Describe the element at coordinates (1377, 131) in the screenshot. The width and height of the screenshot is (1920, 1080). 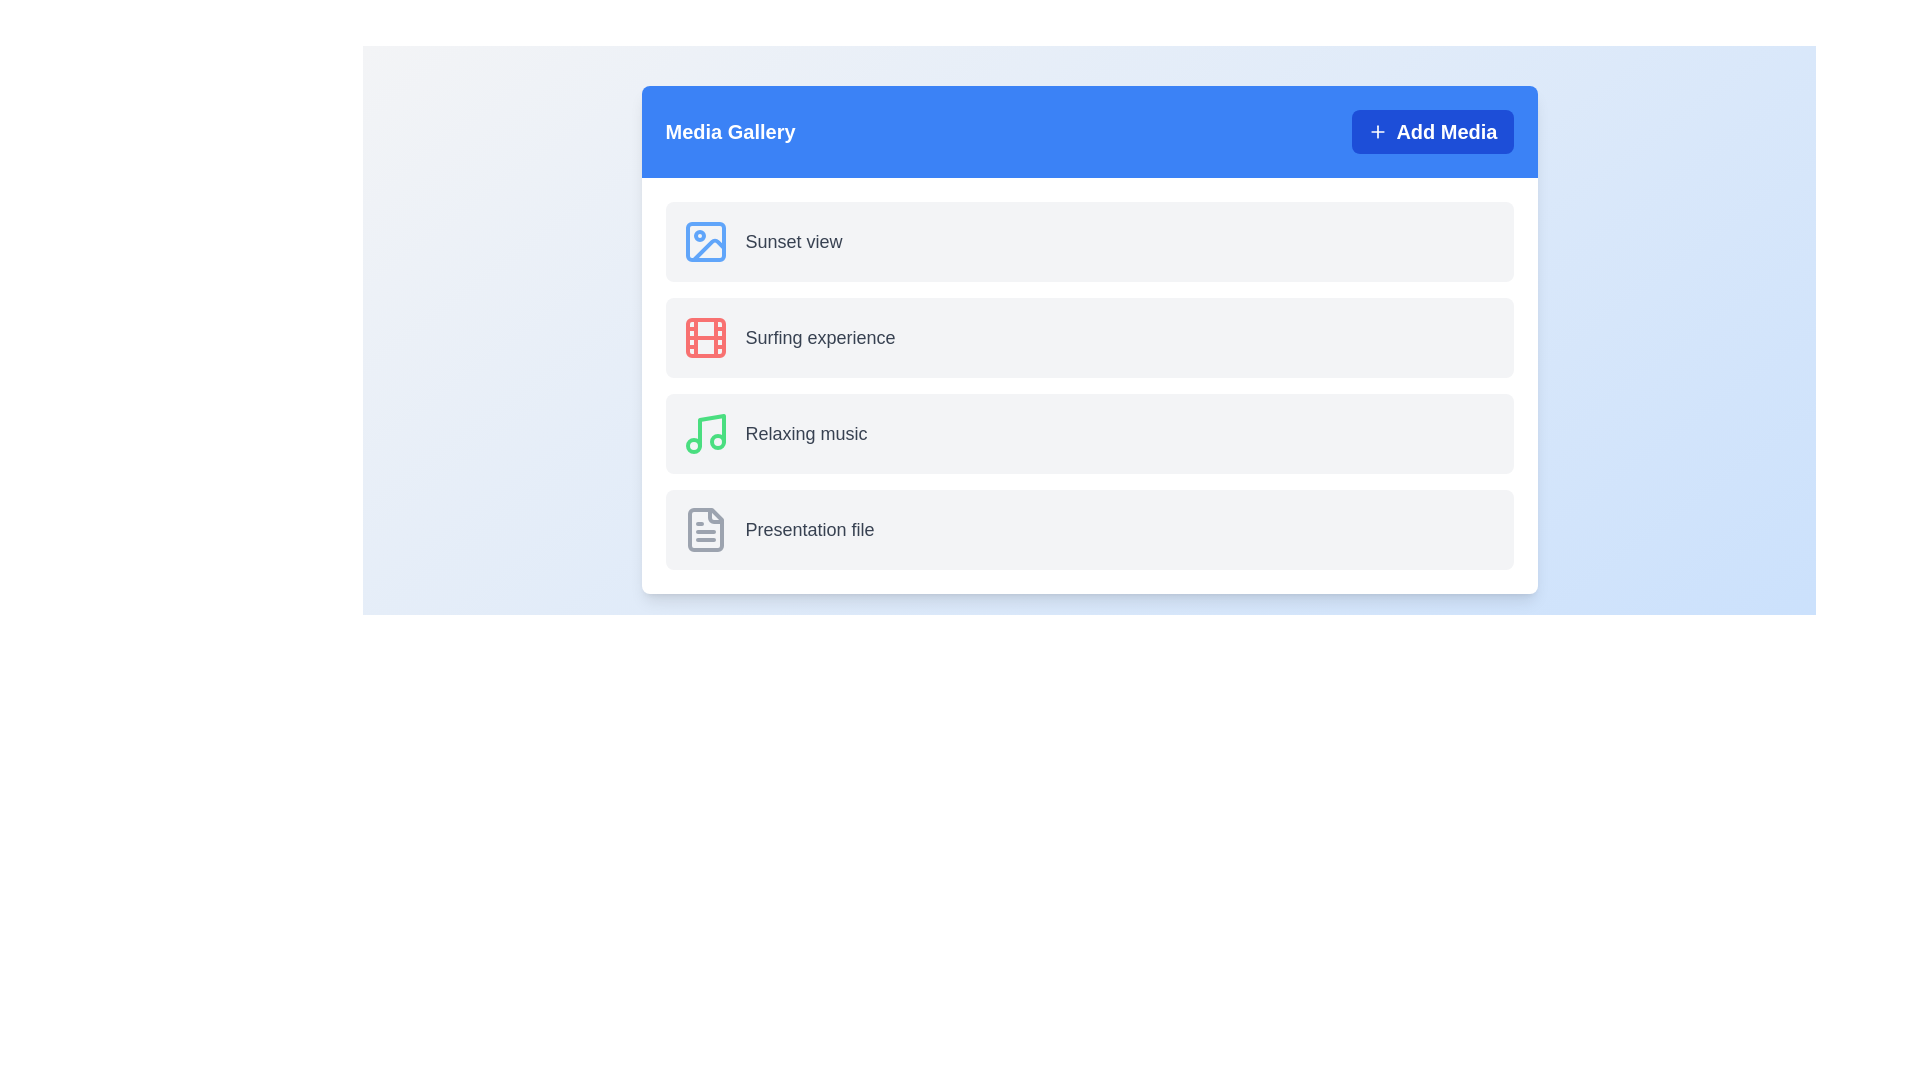
I see `the plus icon located at the top-right corner of the interface, which signifies an addition action related to media upload` at that location.